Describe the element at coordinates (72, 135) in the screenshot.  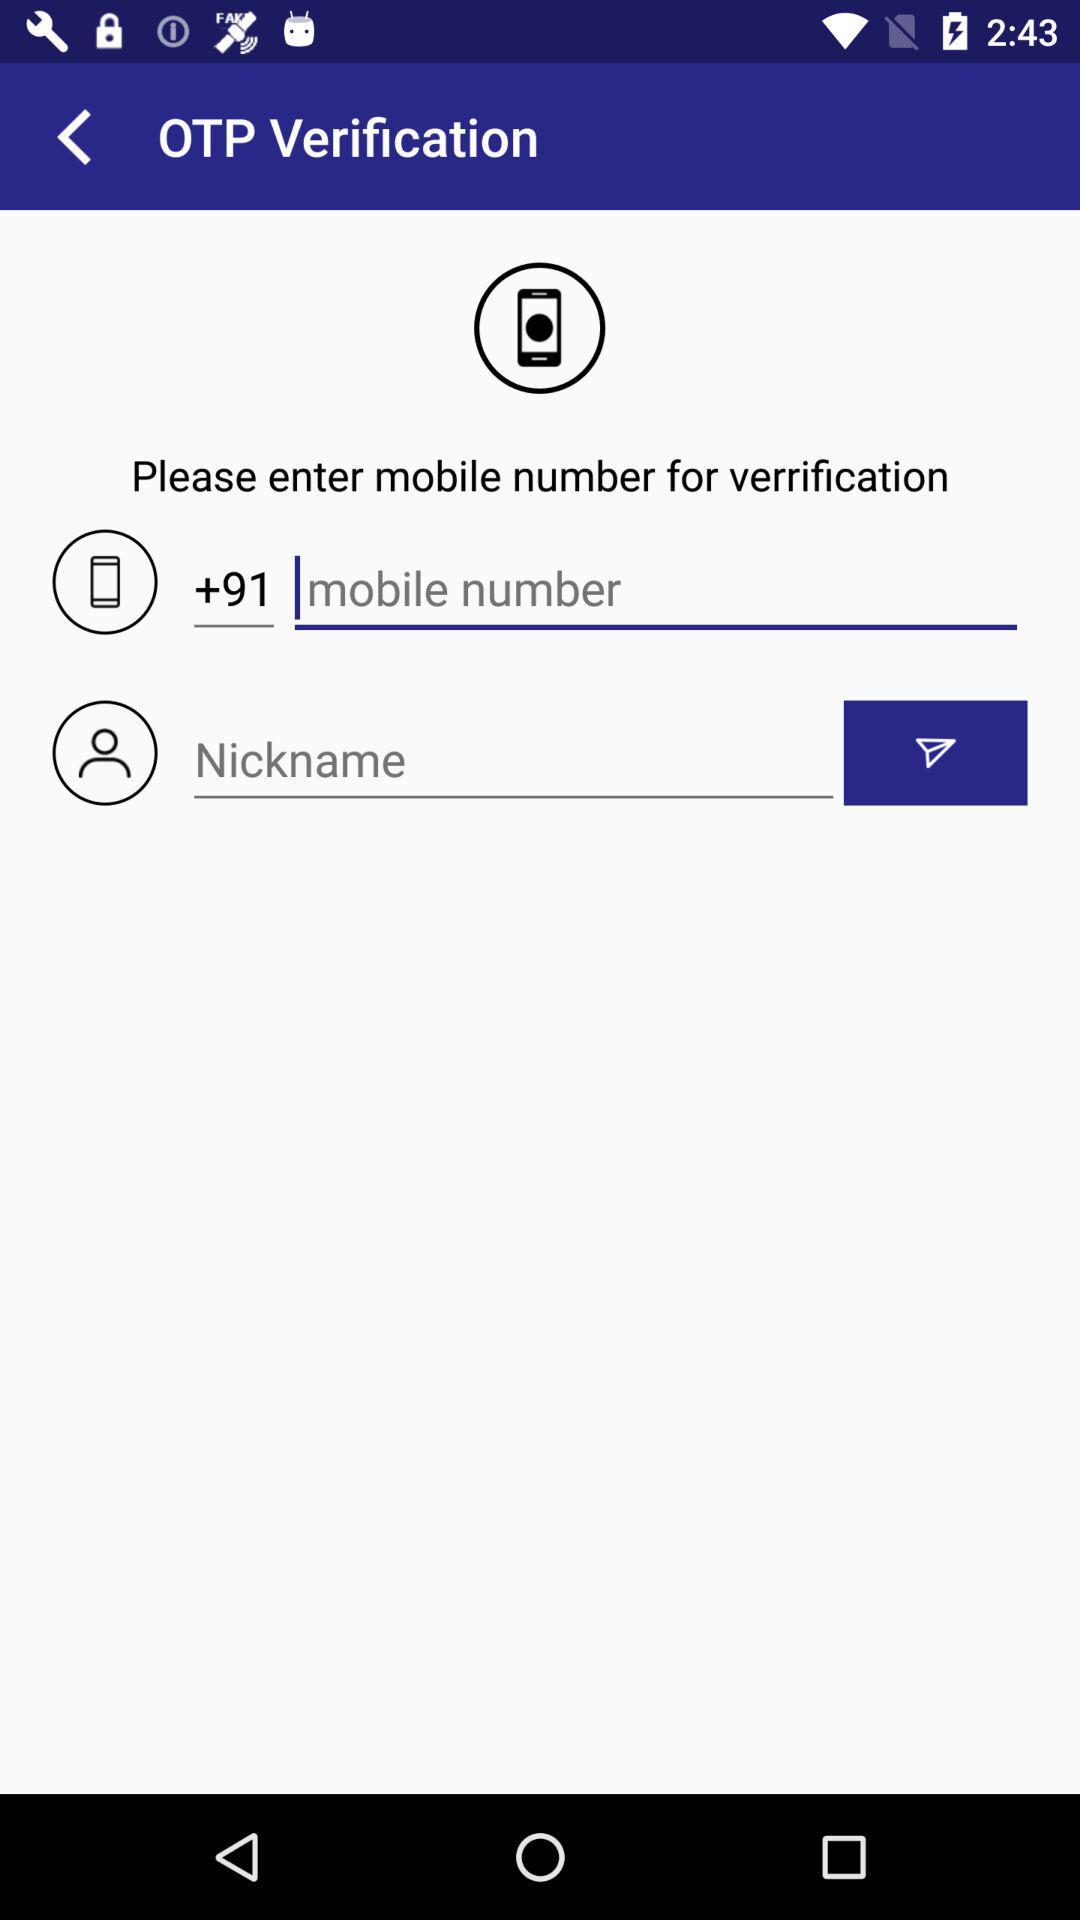
I see `item to the left of the otp verification icon` at that location.